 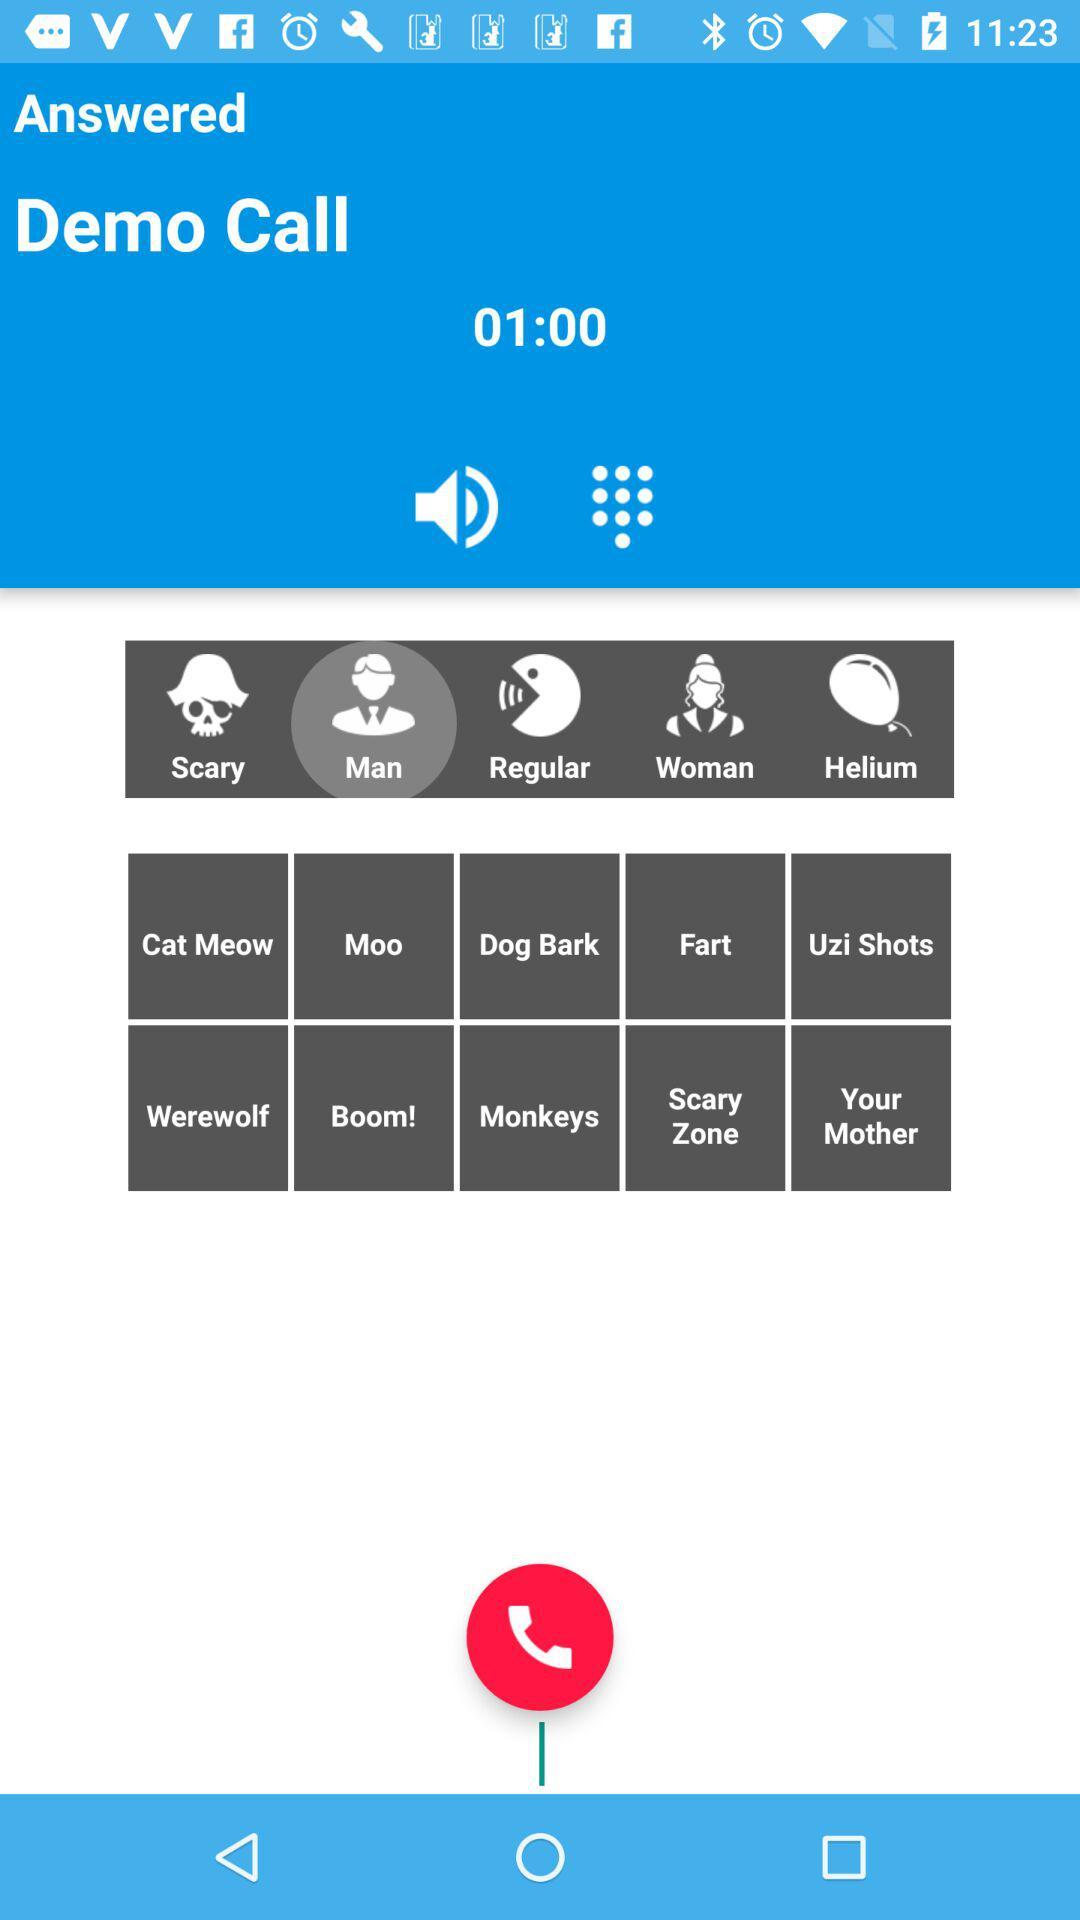 What do you see at coordinates (457, 505) in the screenshot?
I see `the item above man icon` at bounding box center [457, 505].